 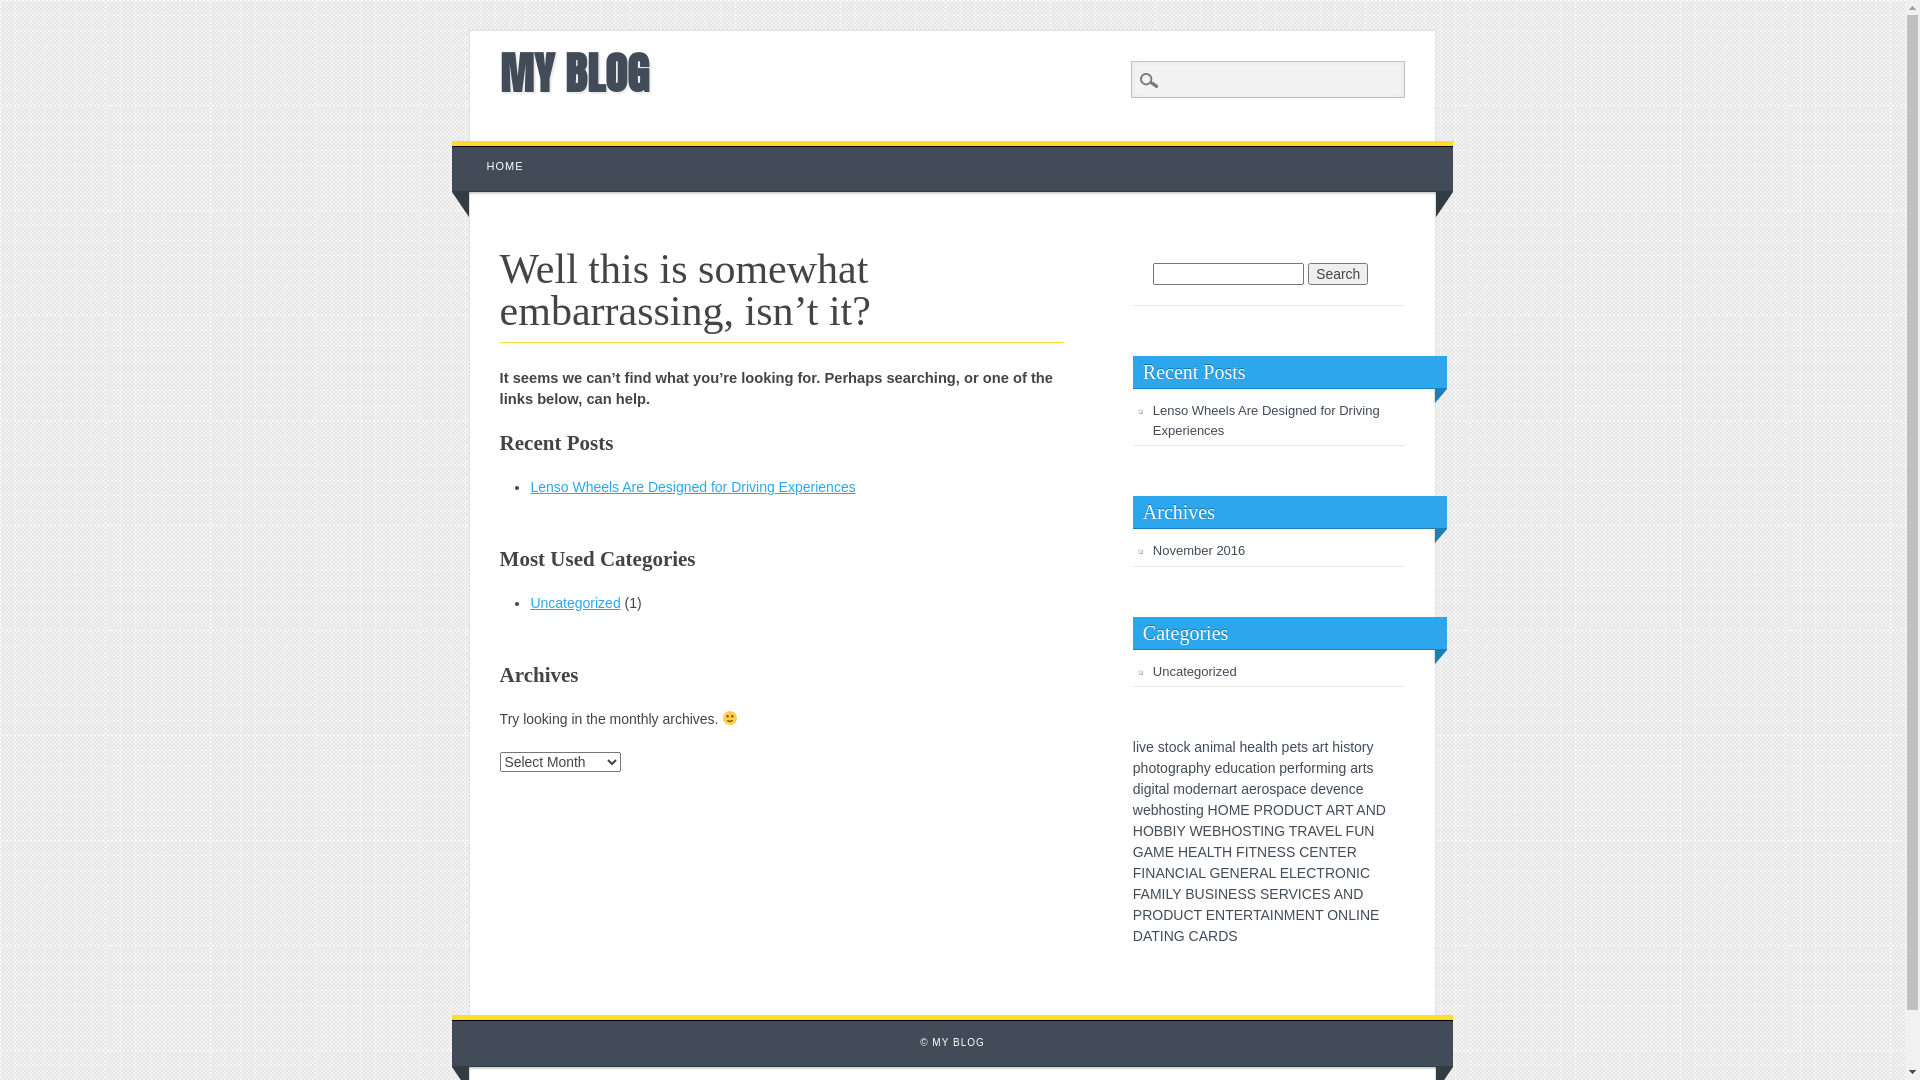 What do you see at coordinates (1290, 914) in the screenshot?
I see `'M'` at bounding box center [1290, 914].